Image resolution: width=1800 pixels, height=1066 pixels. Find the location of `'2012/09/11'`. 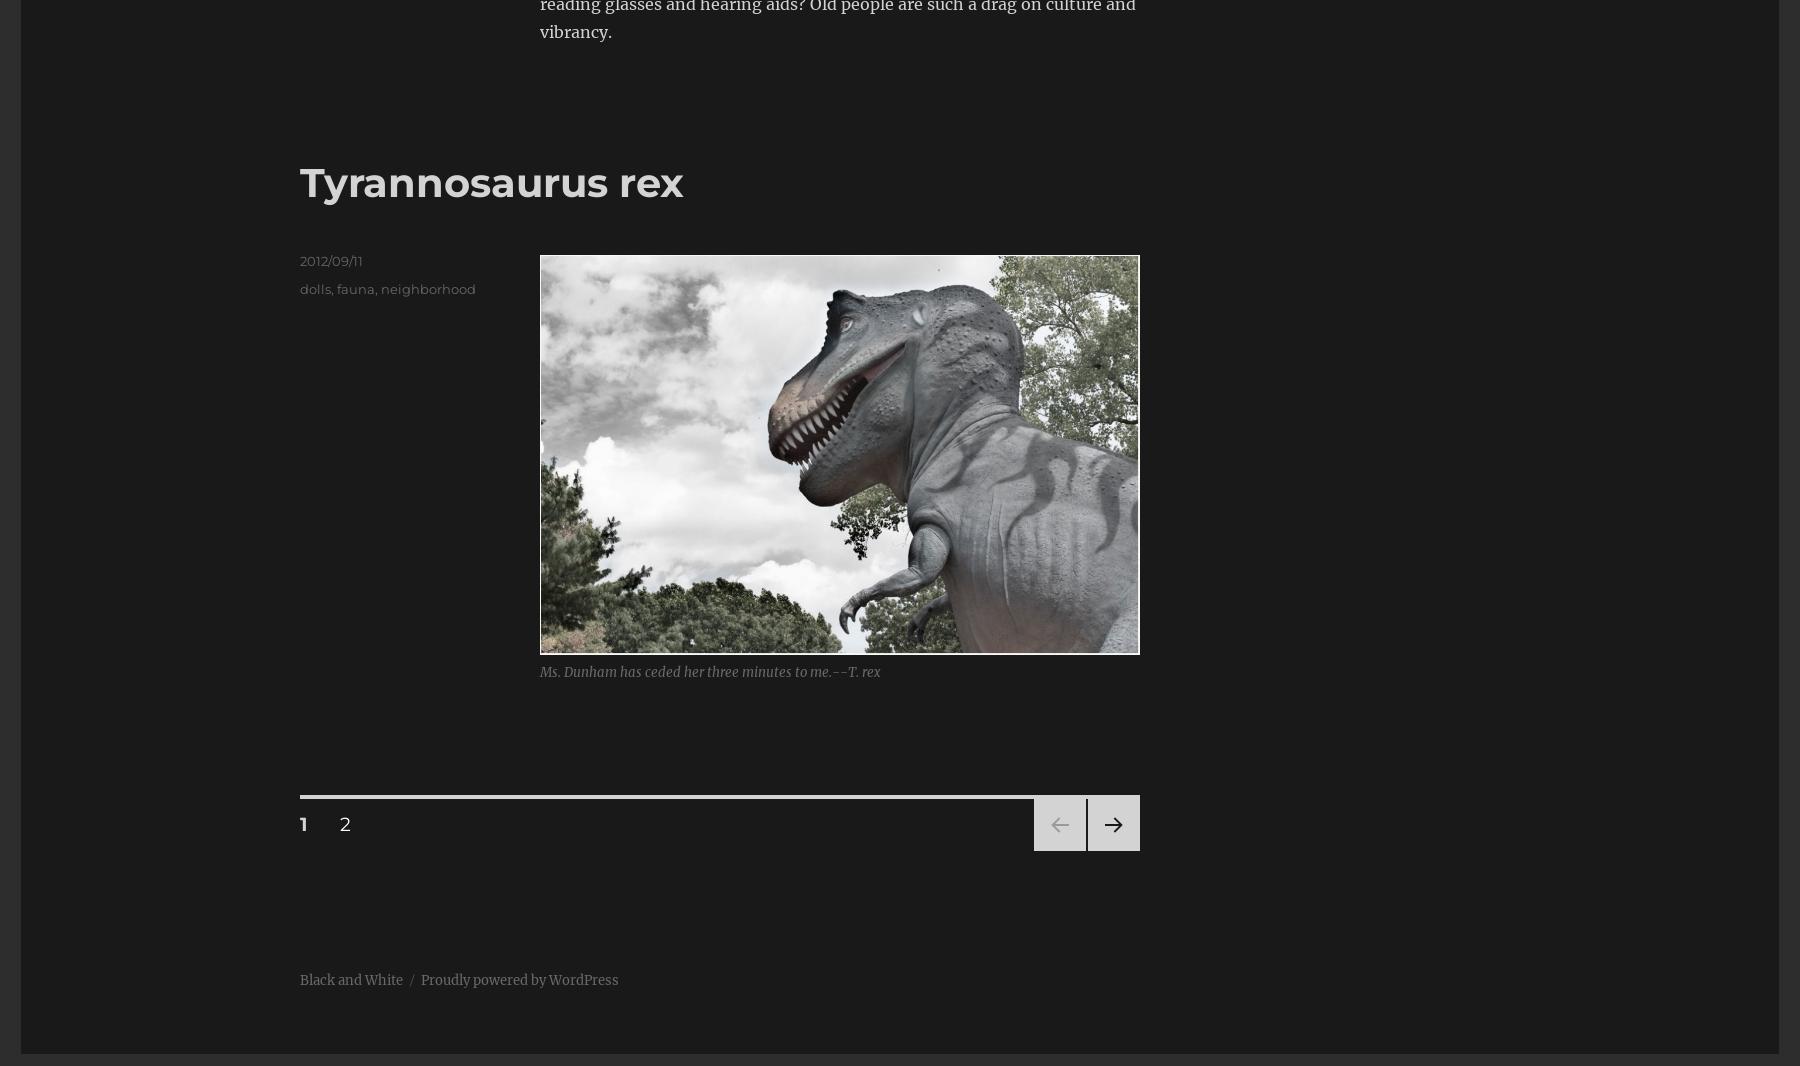

'2012/09/11' is located at coordinates (330, 259).